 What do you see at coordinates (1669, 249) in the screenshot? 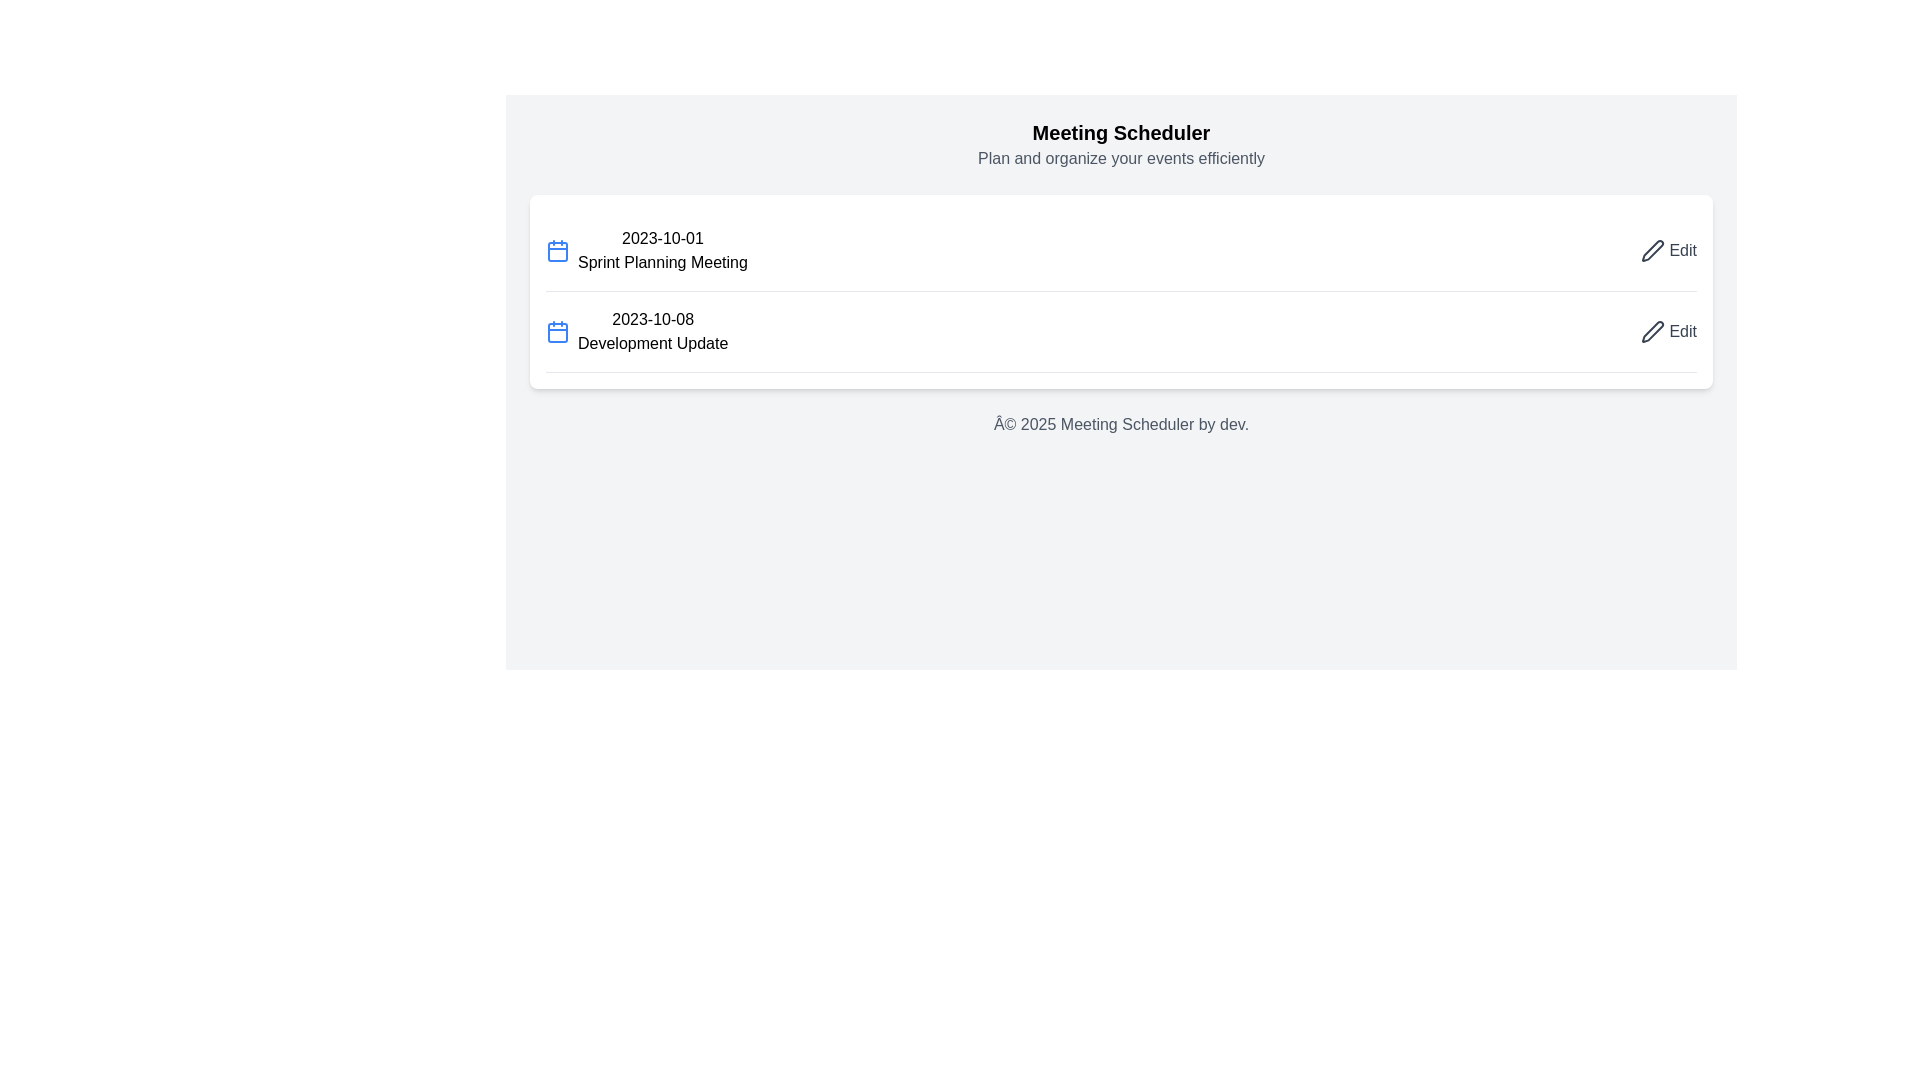
I see `the edit button located on the right-hand side of the top row in the meeting list to modify the details of the 'Sprint Planning Meeting' scheduled for '2023-10-01'` at bounding box center [1669, 249].